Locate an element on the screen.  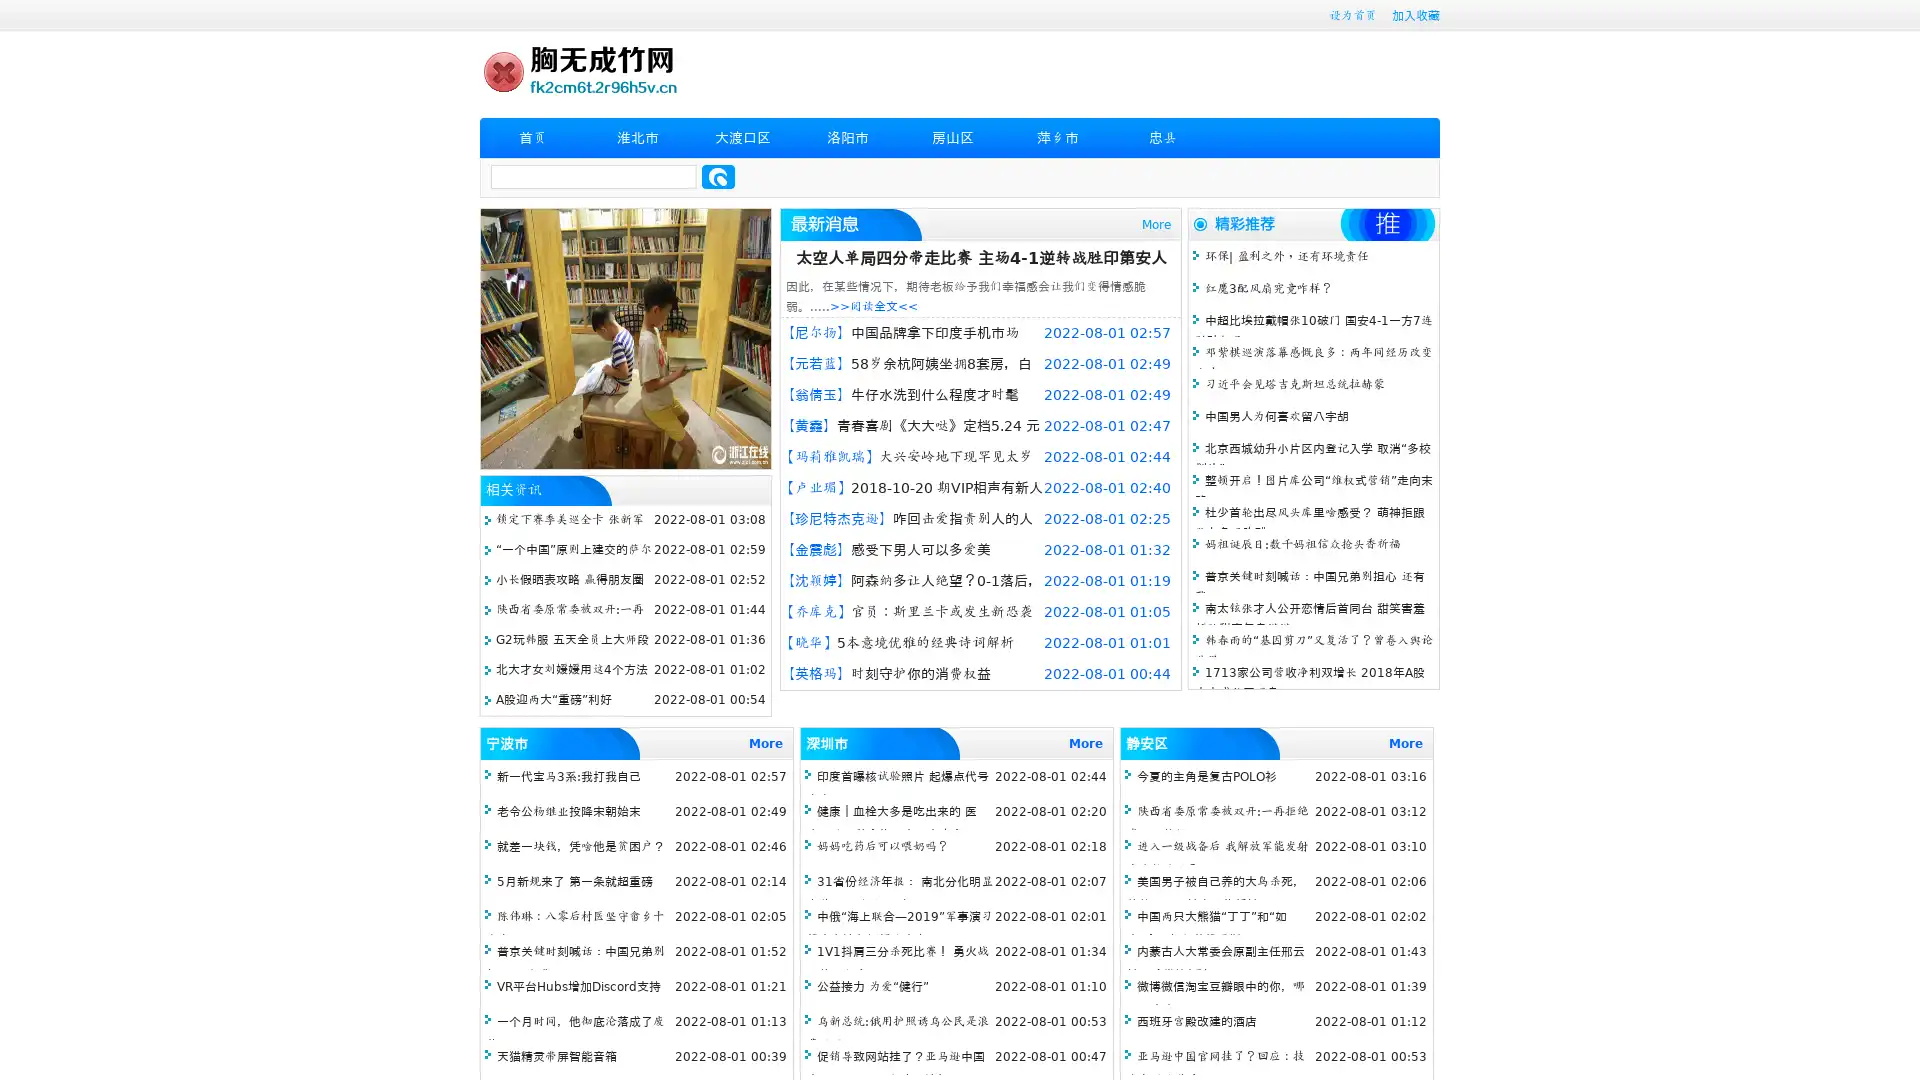
Search is located at coordinates (718, 176).